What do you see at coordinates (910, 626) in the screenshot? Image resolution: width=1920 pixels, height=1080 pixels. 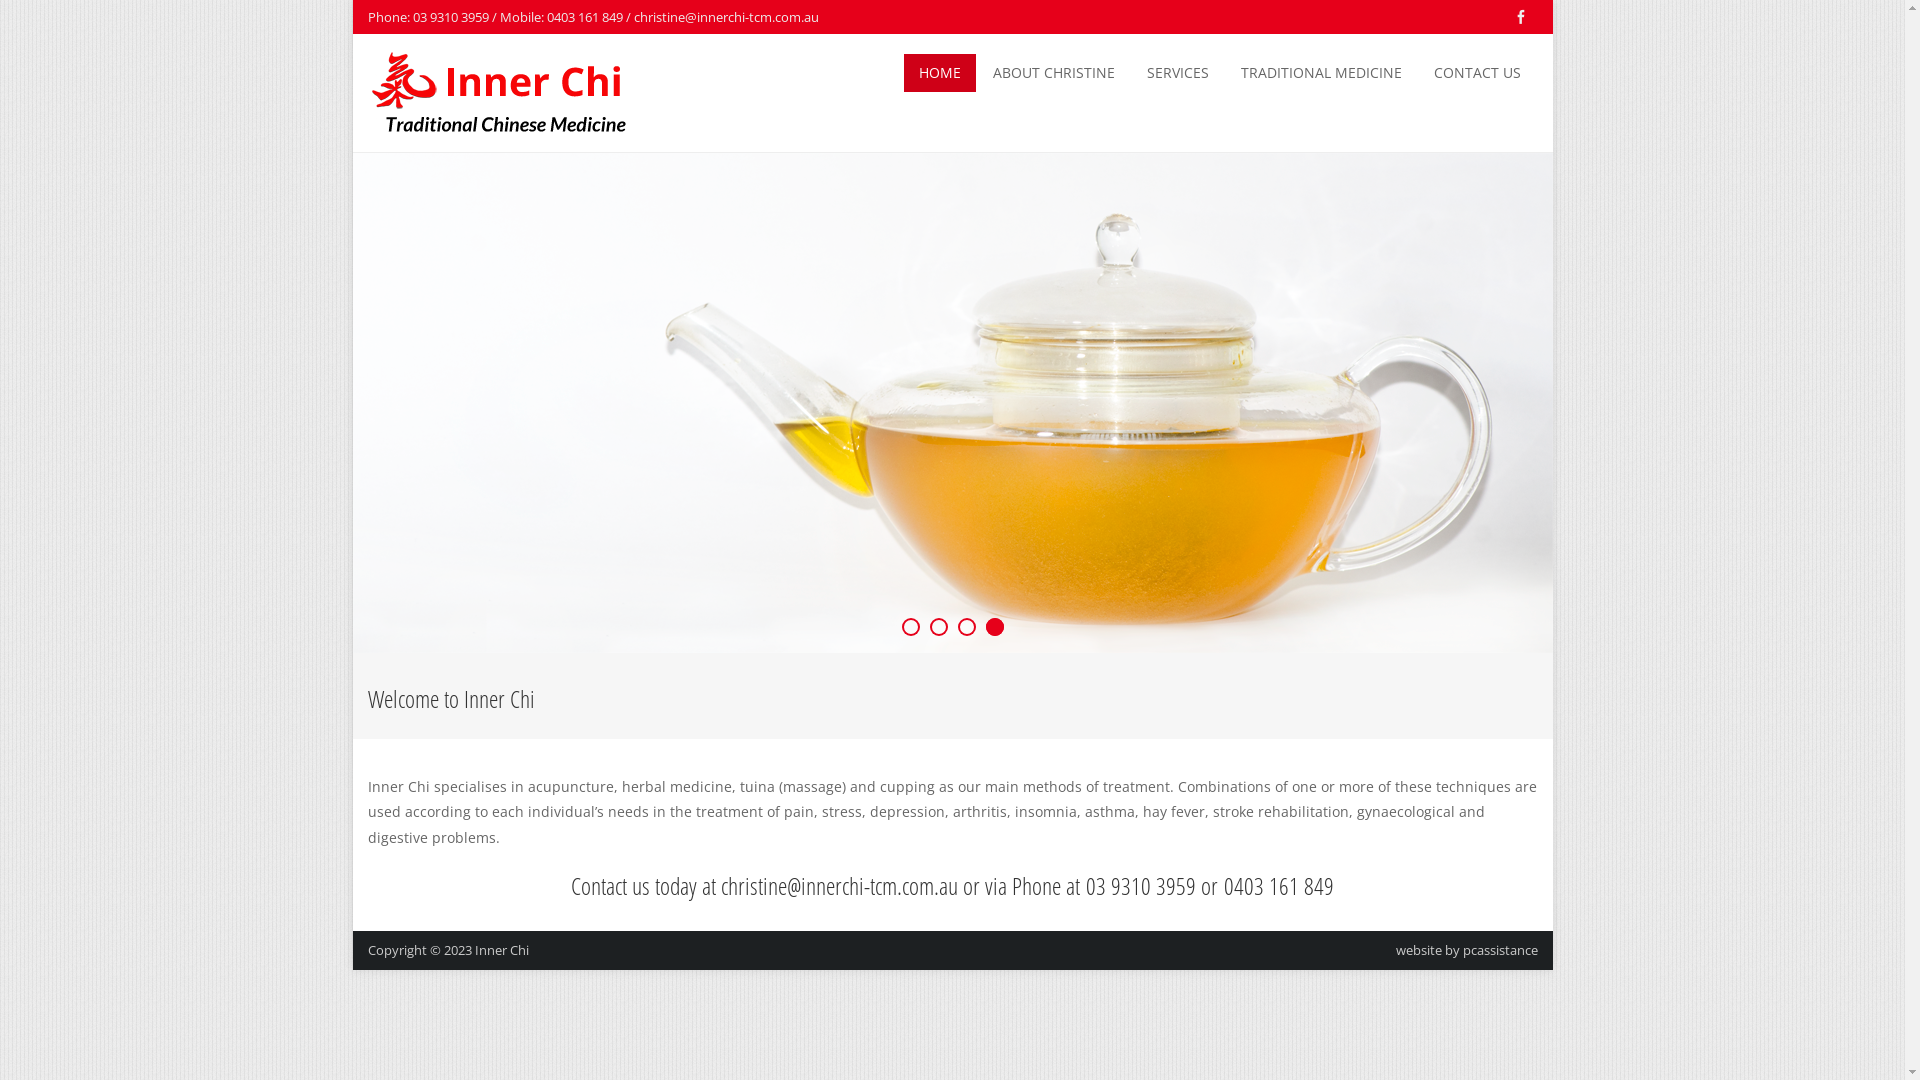 I see `'1'` at bounding box center [910, 626].